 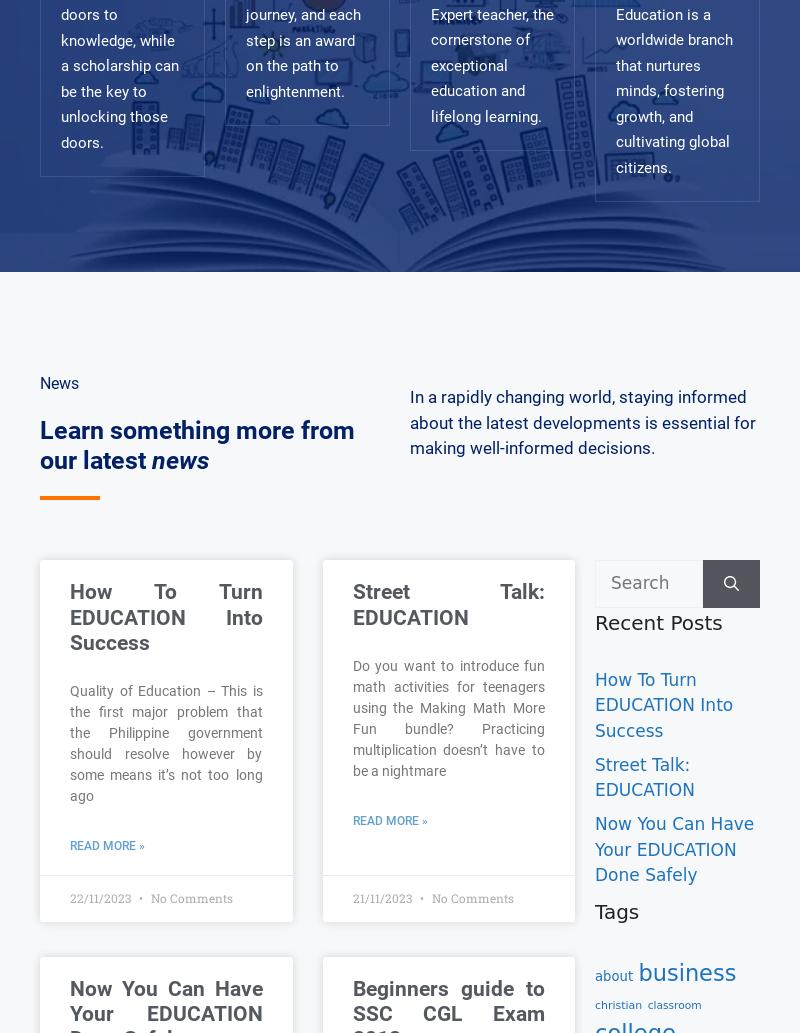 What do you see at coordinates (492, 64) in the screenshot?
I see `'Expert teacher, the cornerstone of exceptional education and lifelong learning.'` at bounding box center [492, 64].